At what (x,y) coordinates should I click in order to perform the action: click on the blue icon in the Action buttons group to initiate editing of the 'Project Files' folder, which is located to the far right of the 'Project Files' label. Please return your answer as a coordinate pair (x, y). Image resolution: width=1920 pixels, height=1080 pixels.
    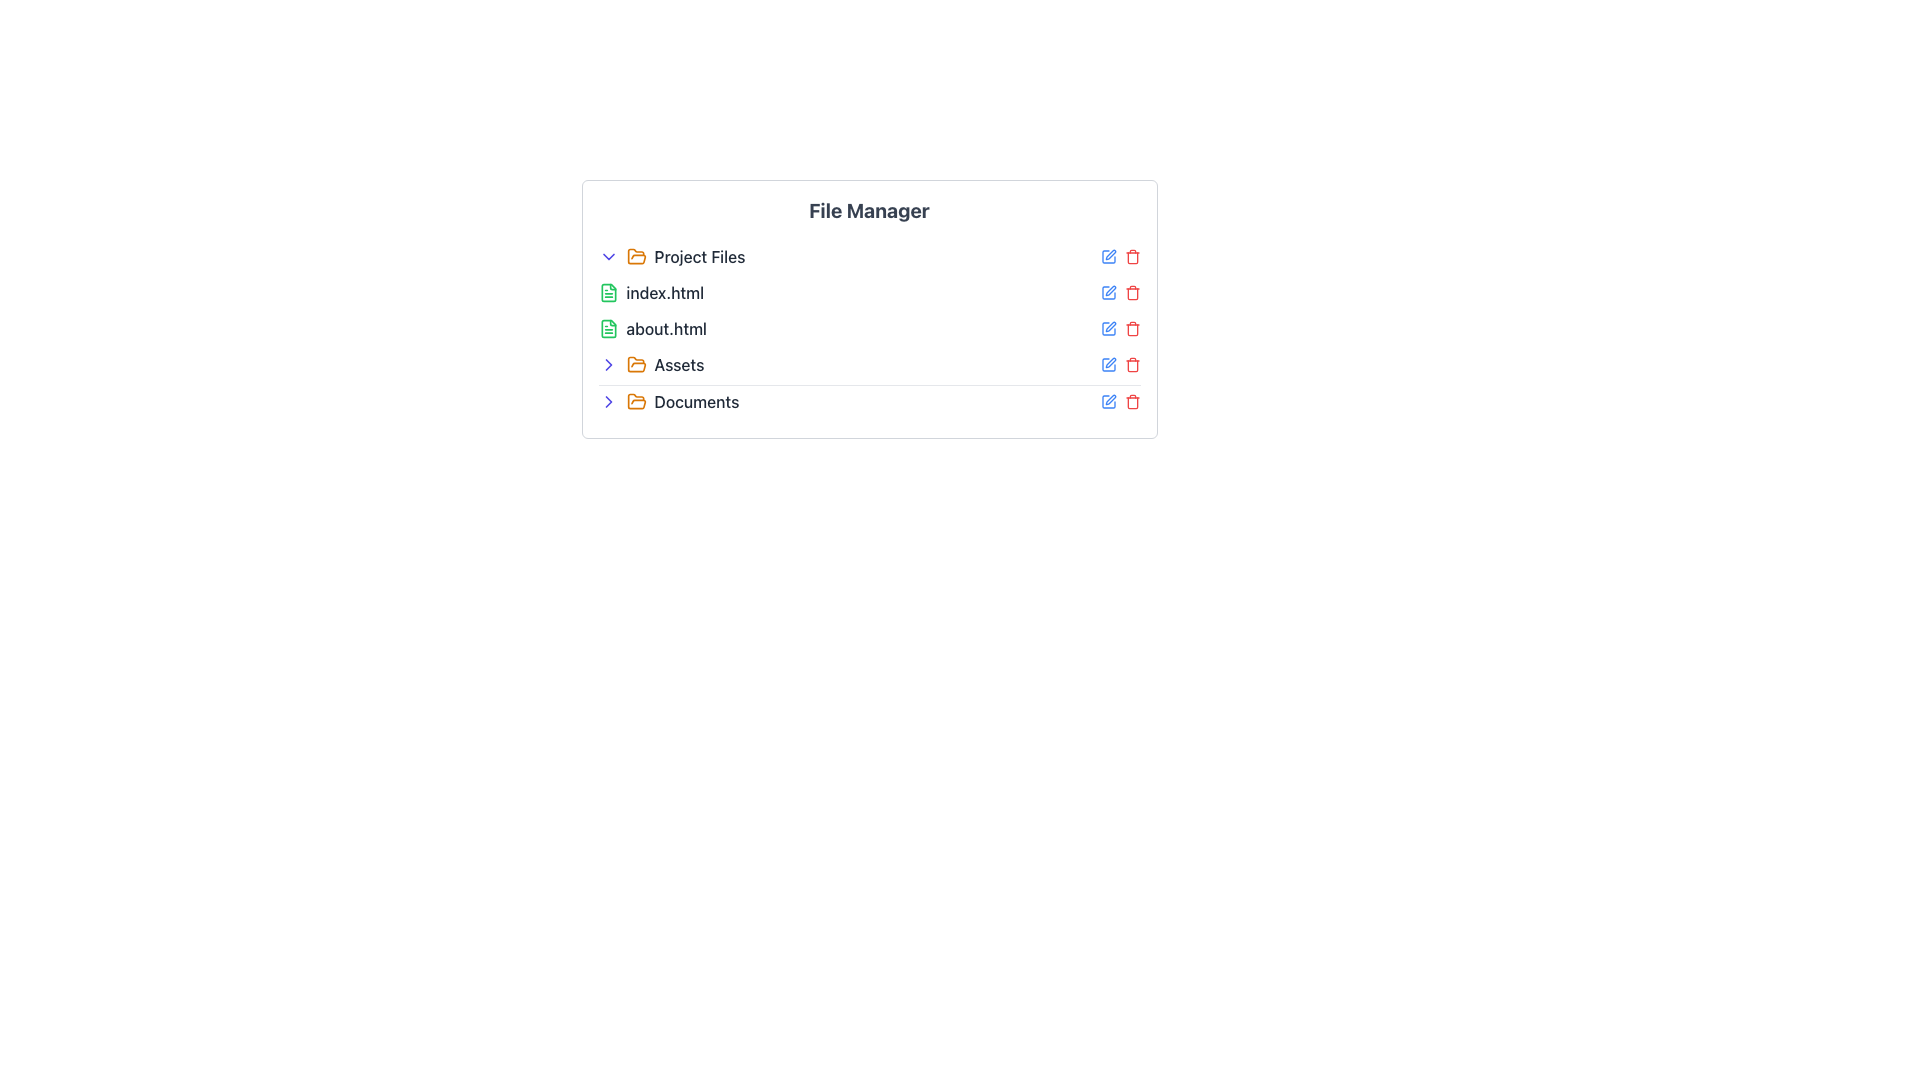
    Looking at the image, I should click on (1120, 256).